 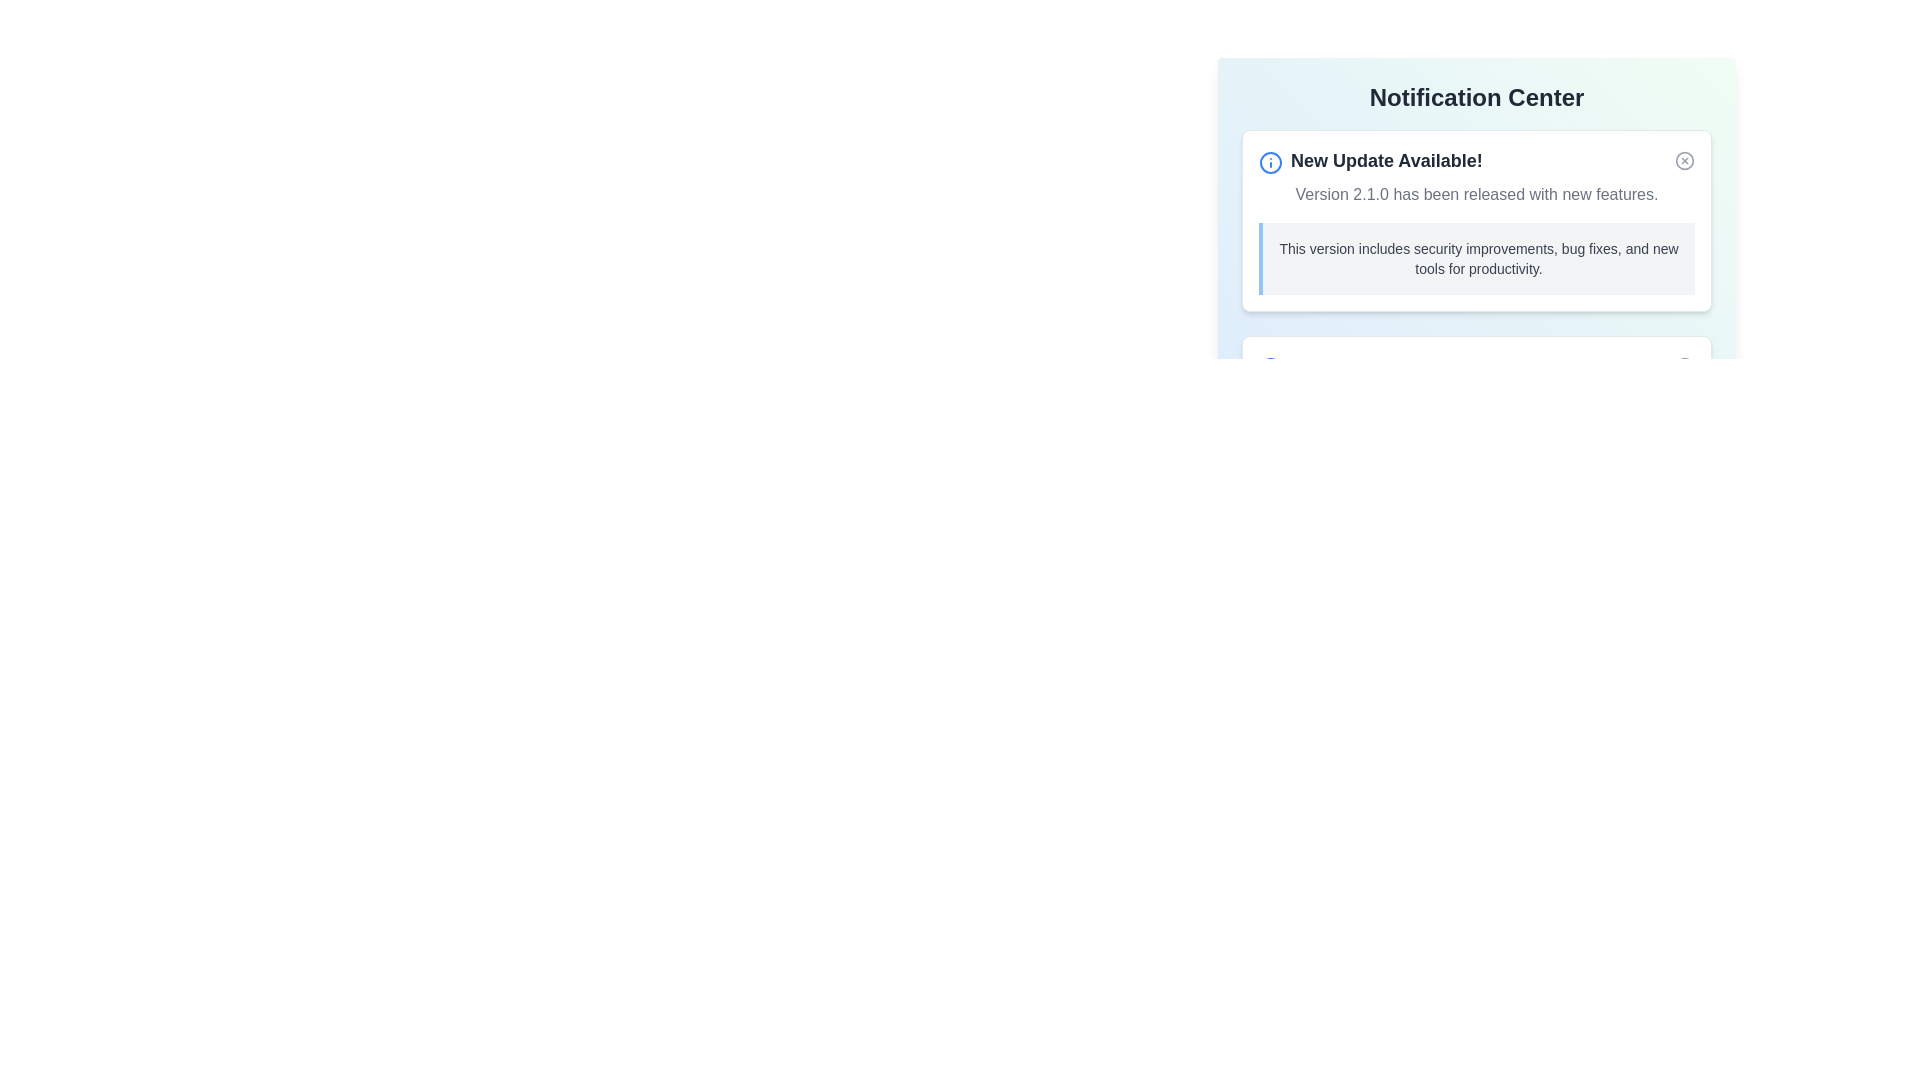 What do you see at coordinates (1683, 160) in the screenshot?
I see `the close button of the alert to dismiss it` at bounding box center [1683, 160].